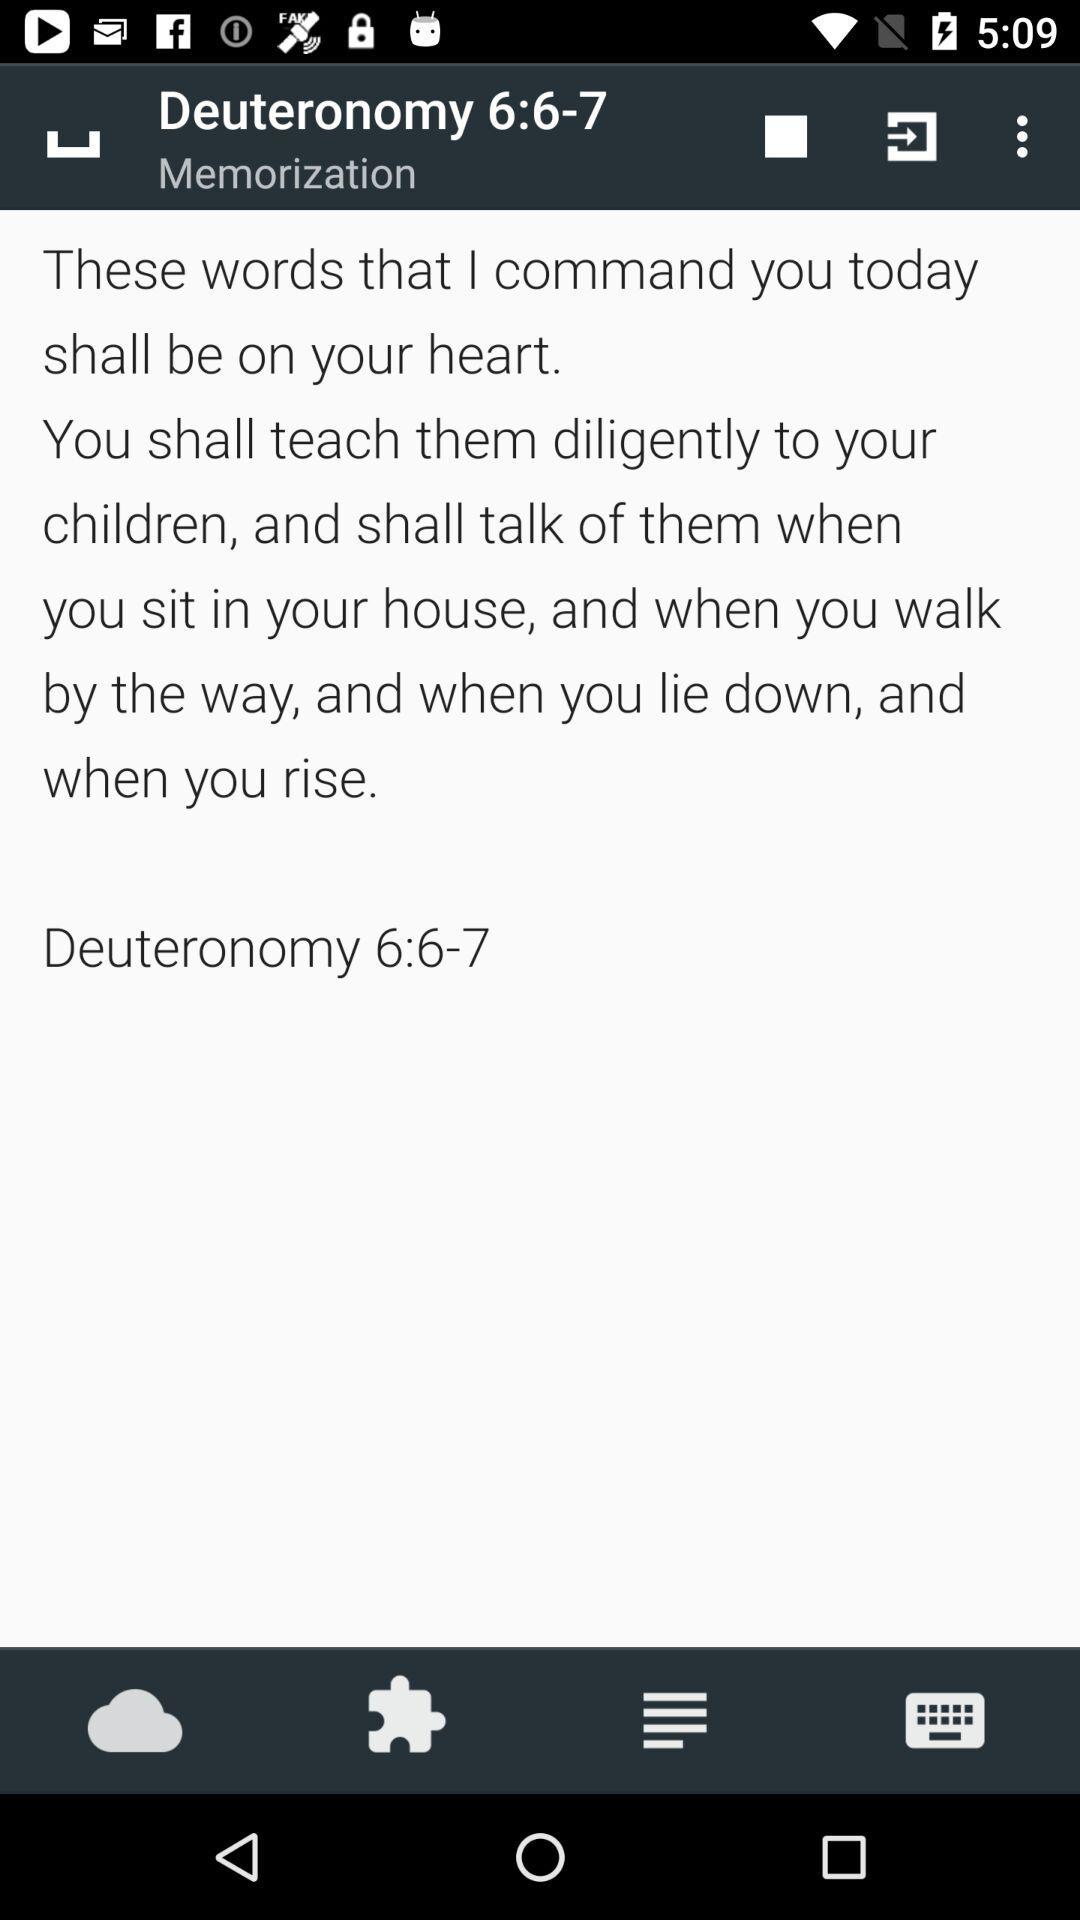  Describe the element at coordinates (945, 1719) in the screenshot. I see `the icon below these words that icon` at that location.